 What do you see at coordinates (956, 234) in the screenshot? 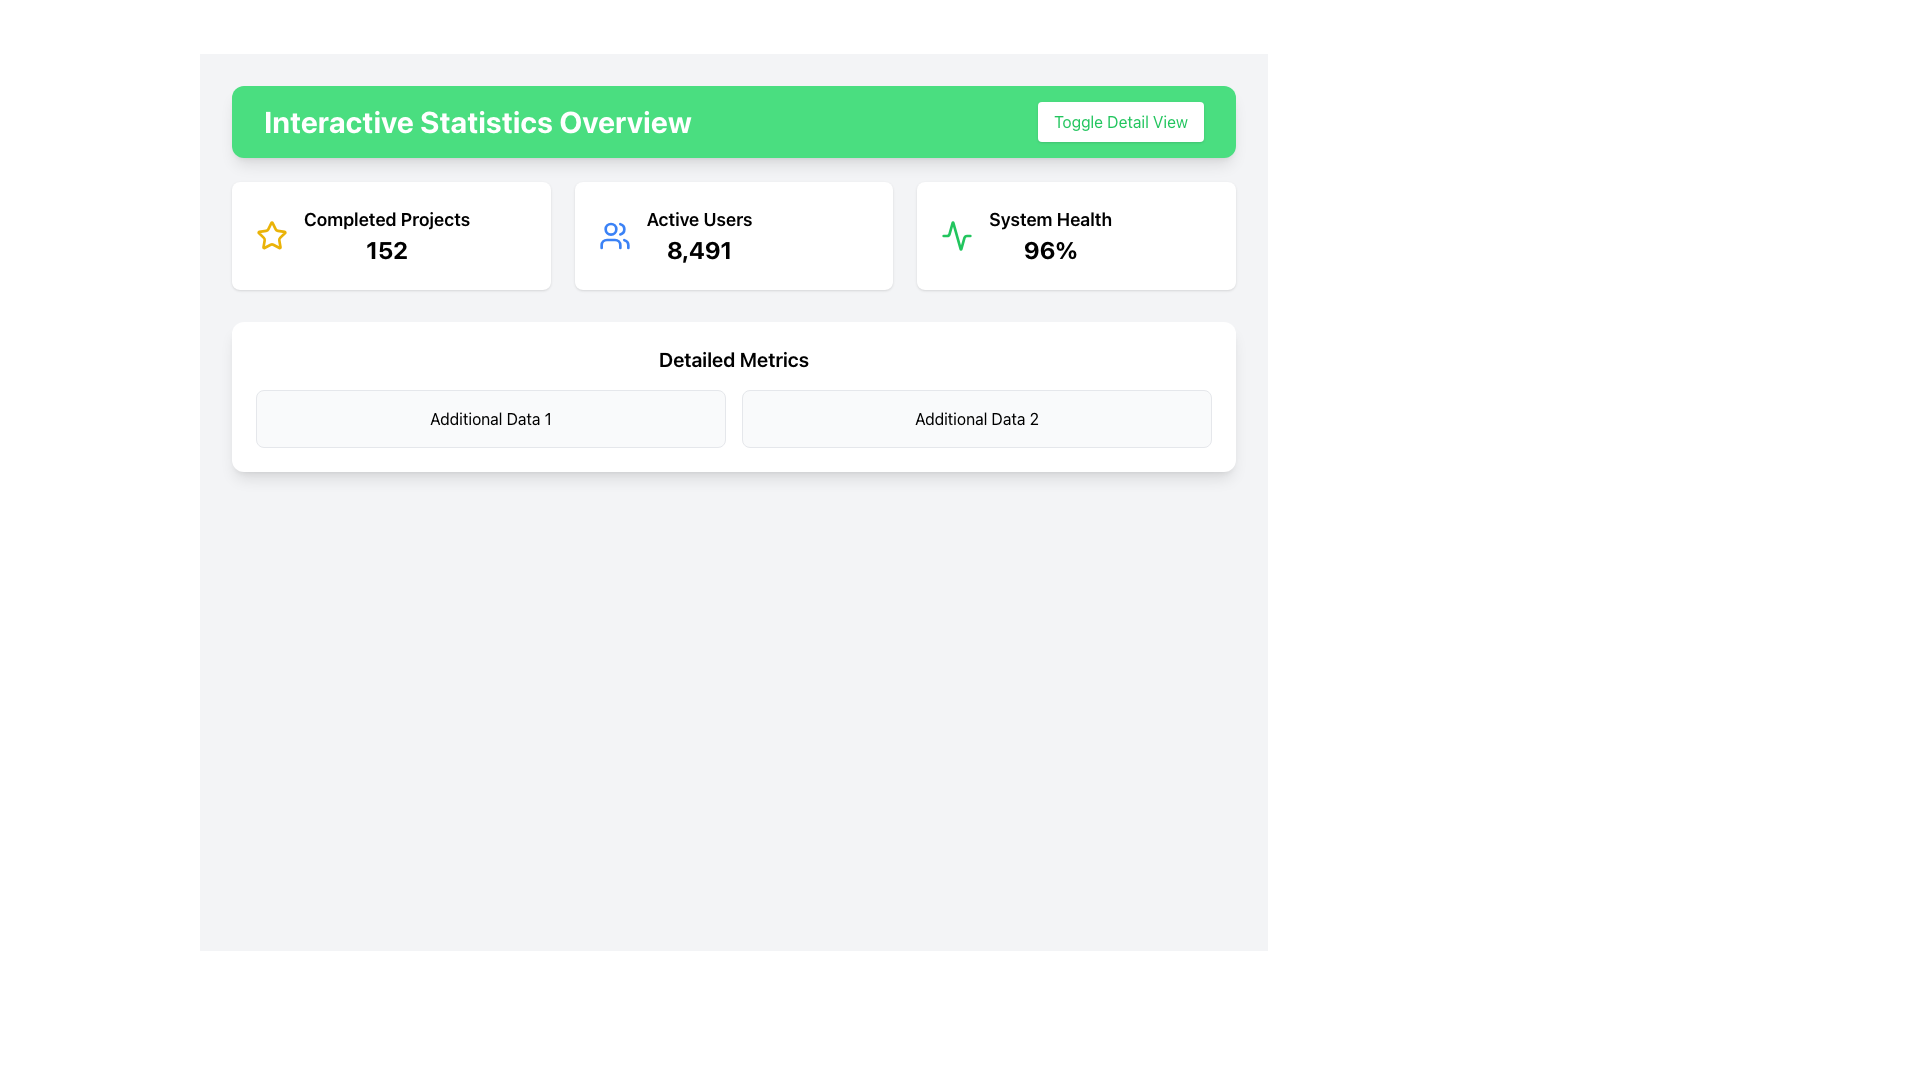
I see `the 'System Health' icon located in the top-right quadrant of the interface, above the '96%' text within the 'System Health' card` at bounding box center [956, 234].